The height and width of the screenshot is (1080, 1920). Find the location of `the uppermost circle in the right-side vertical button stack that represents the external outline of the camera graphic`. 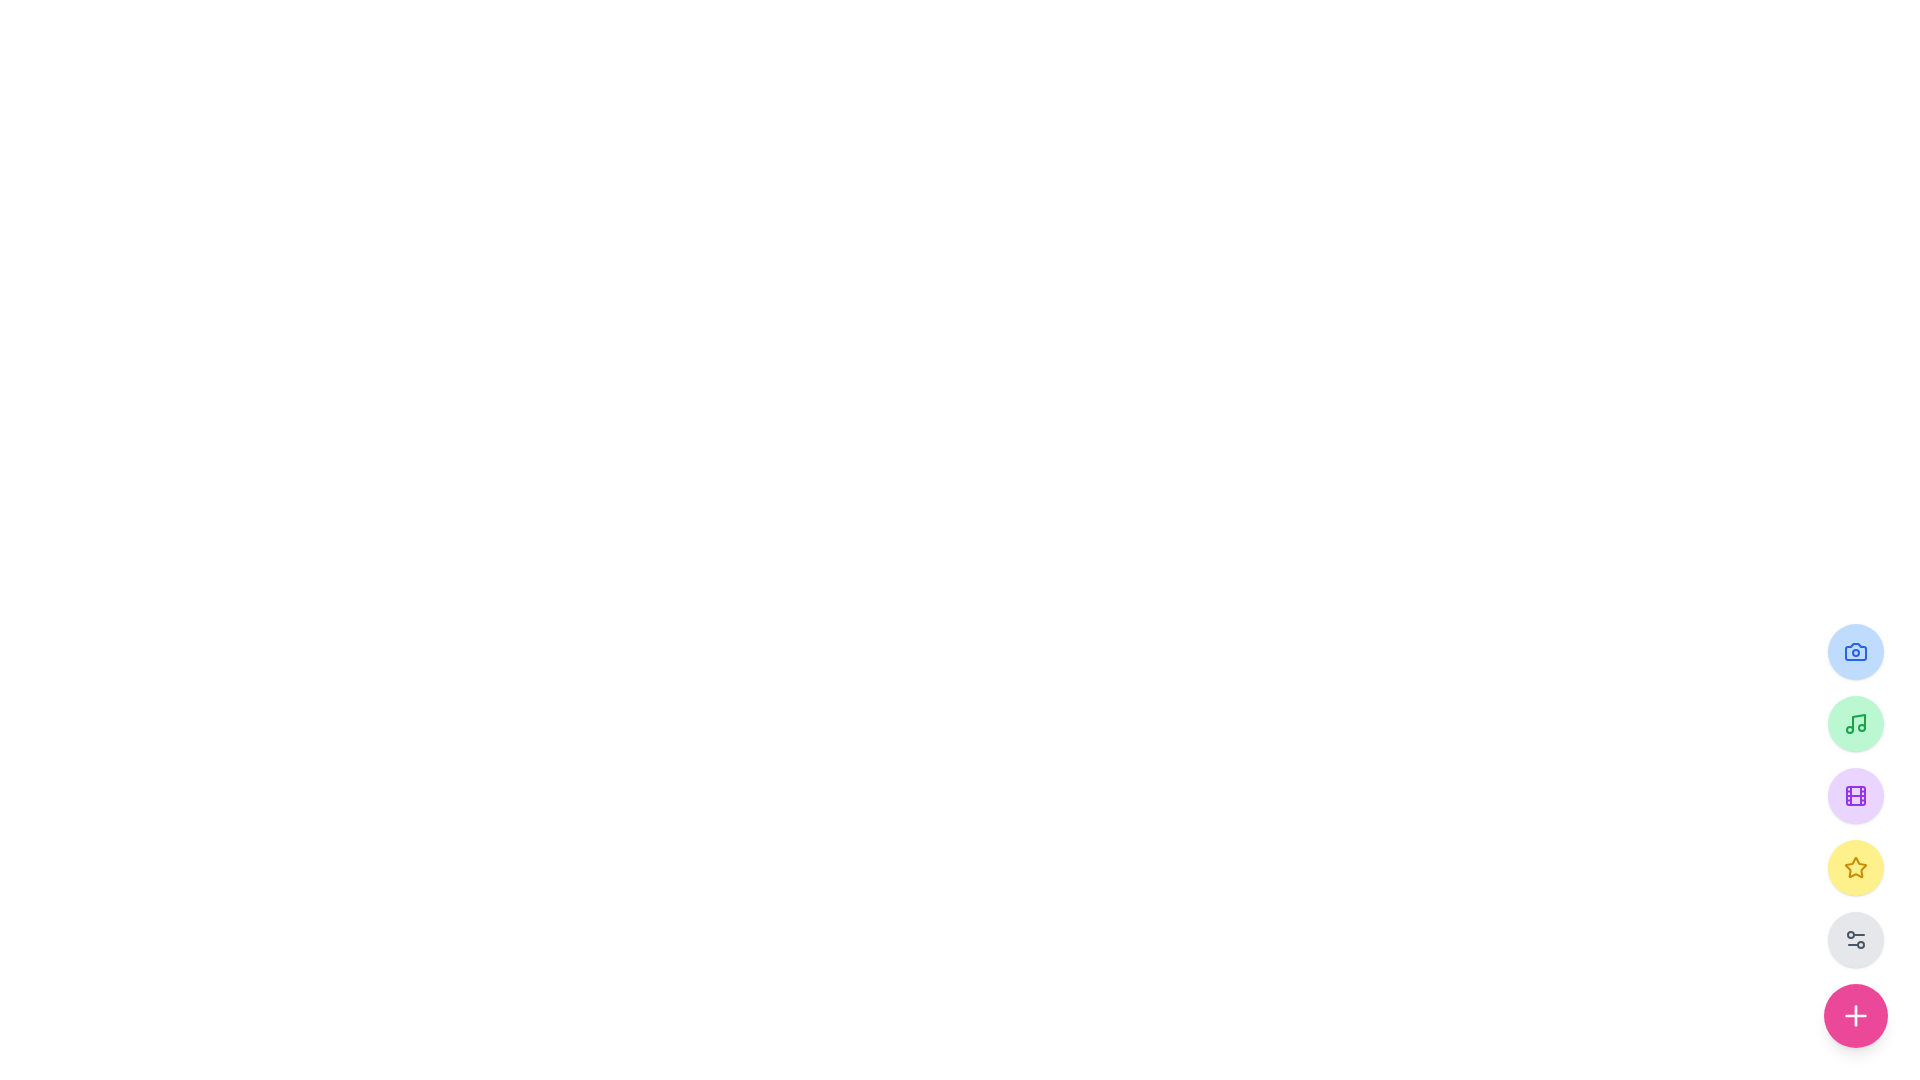

the uppermost circle in the right-side vertical button stack that represents the external outline of the camera graphic is located at coordinates (1855, 651).